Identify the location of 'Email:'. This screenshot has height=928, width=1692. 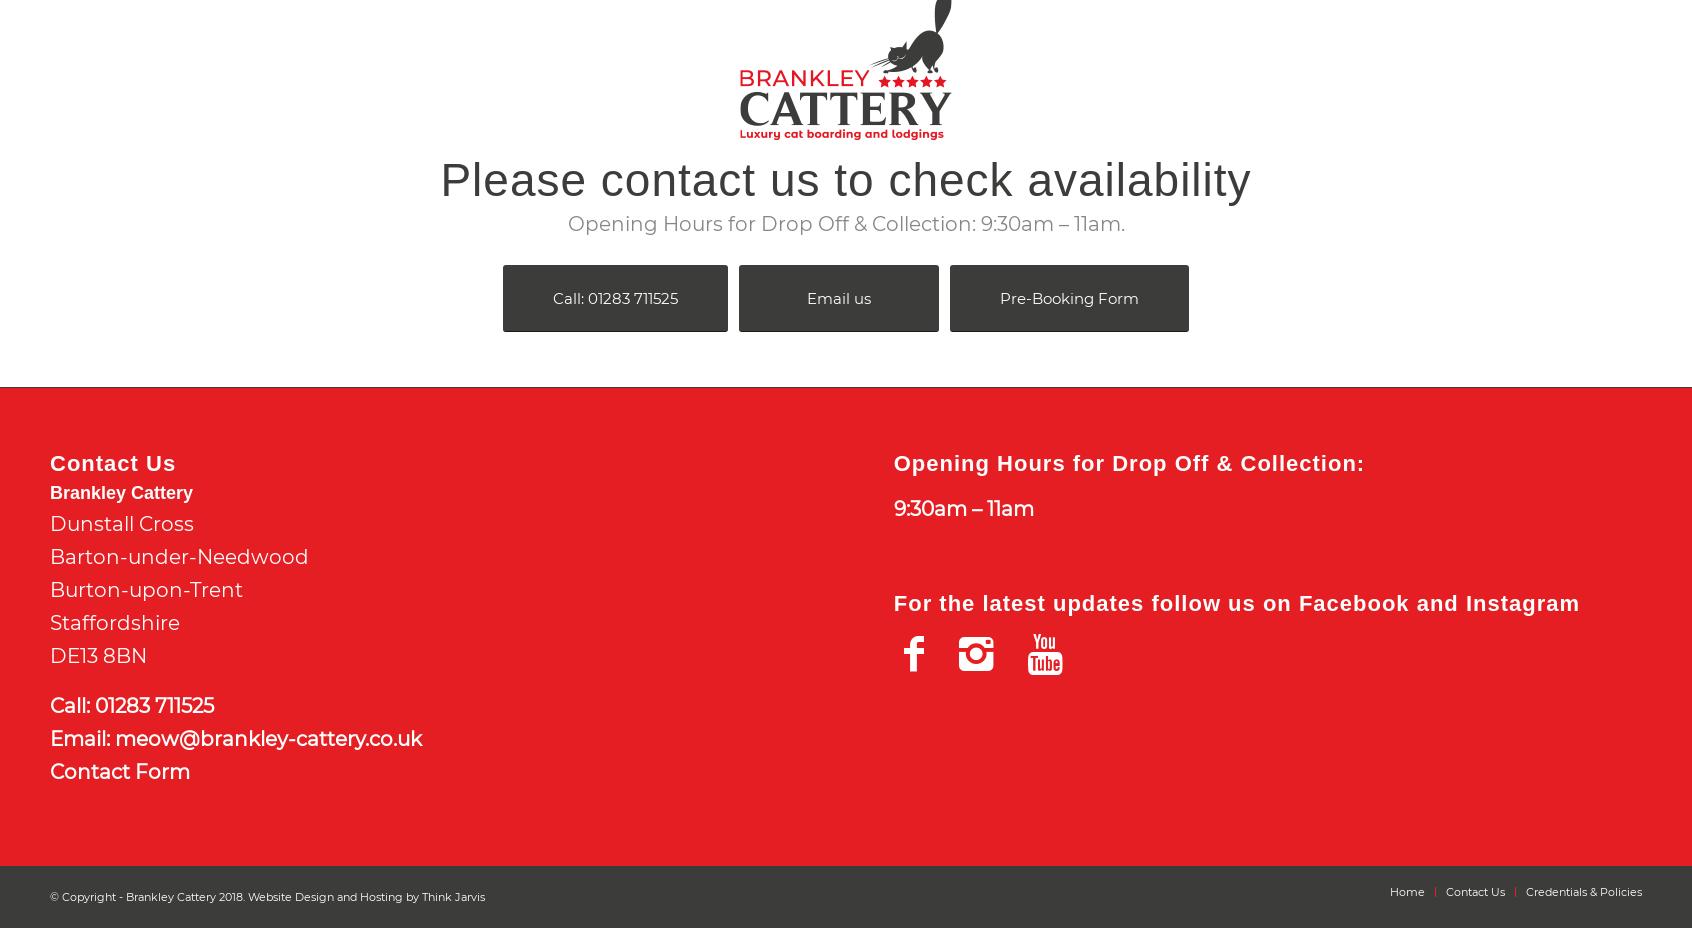
(49, 737).